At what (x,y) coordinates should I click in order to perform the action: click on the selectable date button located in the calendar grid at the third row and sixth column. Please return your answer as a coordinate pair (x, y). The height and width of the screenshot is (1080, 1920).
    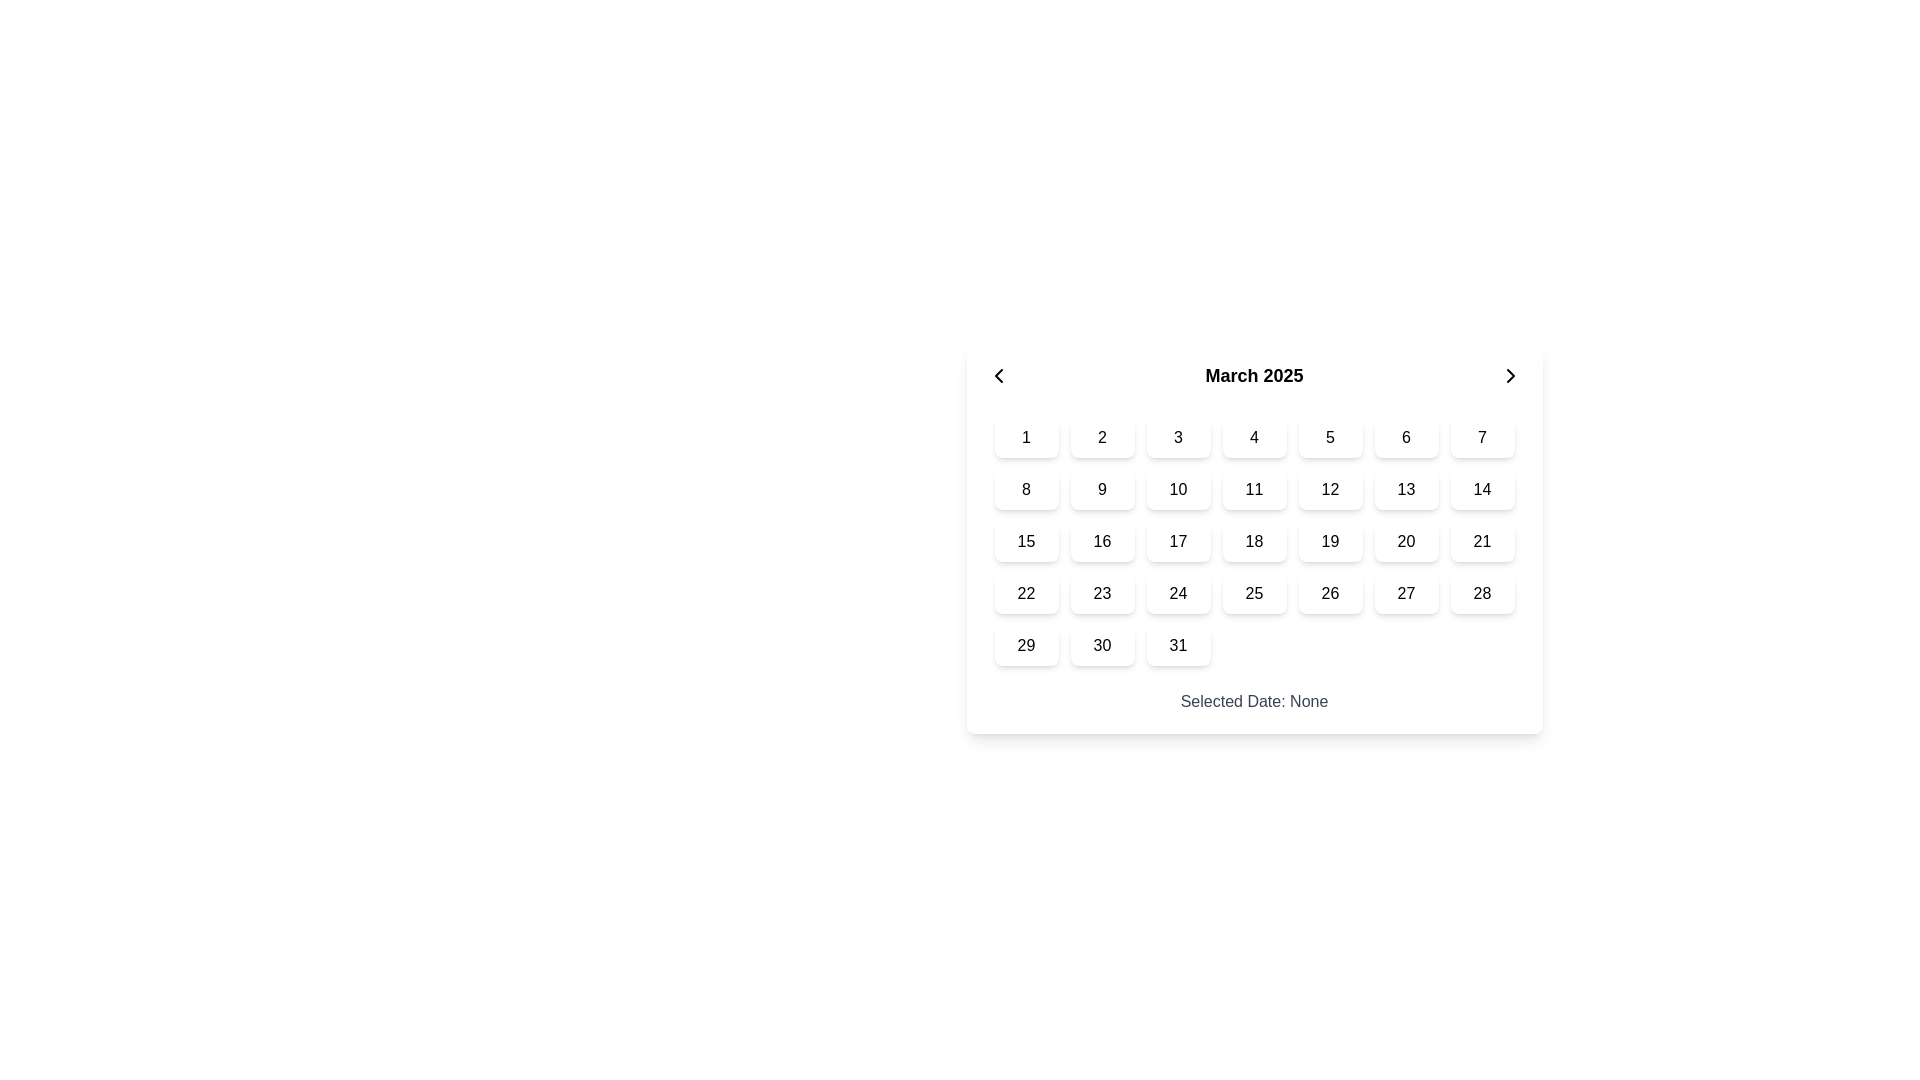
    Looking at the image, I should click on (1330, 542).